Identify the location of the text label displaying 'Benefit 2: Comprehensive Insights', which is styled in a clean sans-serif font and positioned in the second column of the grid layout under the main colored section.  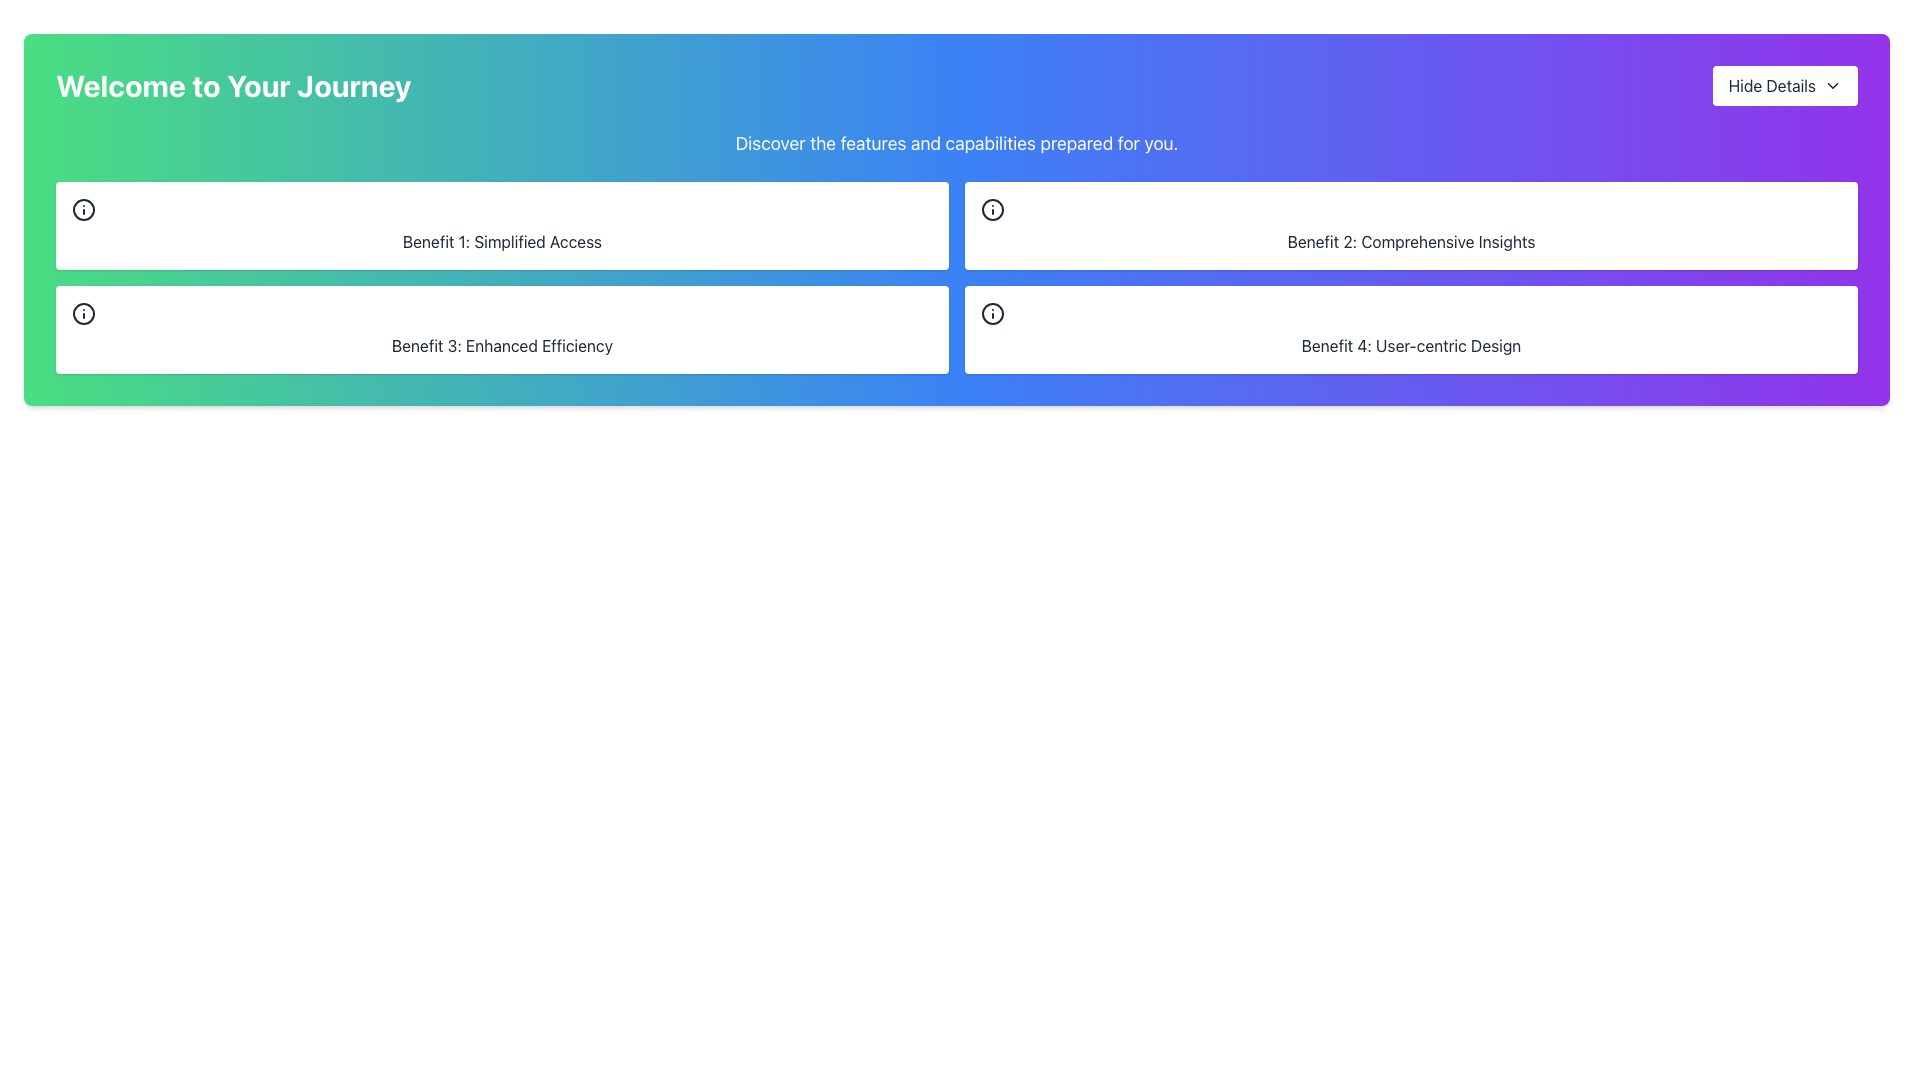
(1410, 241).